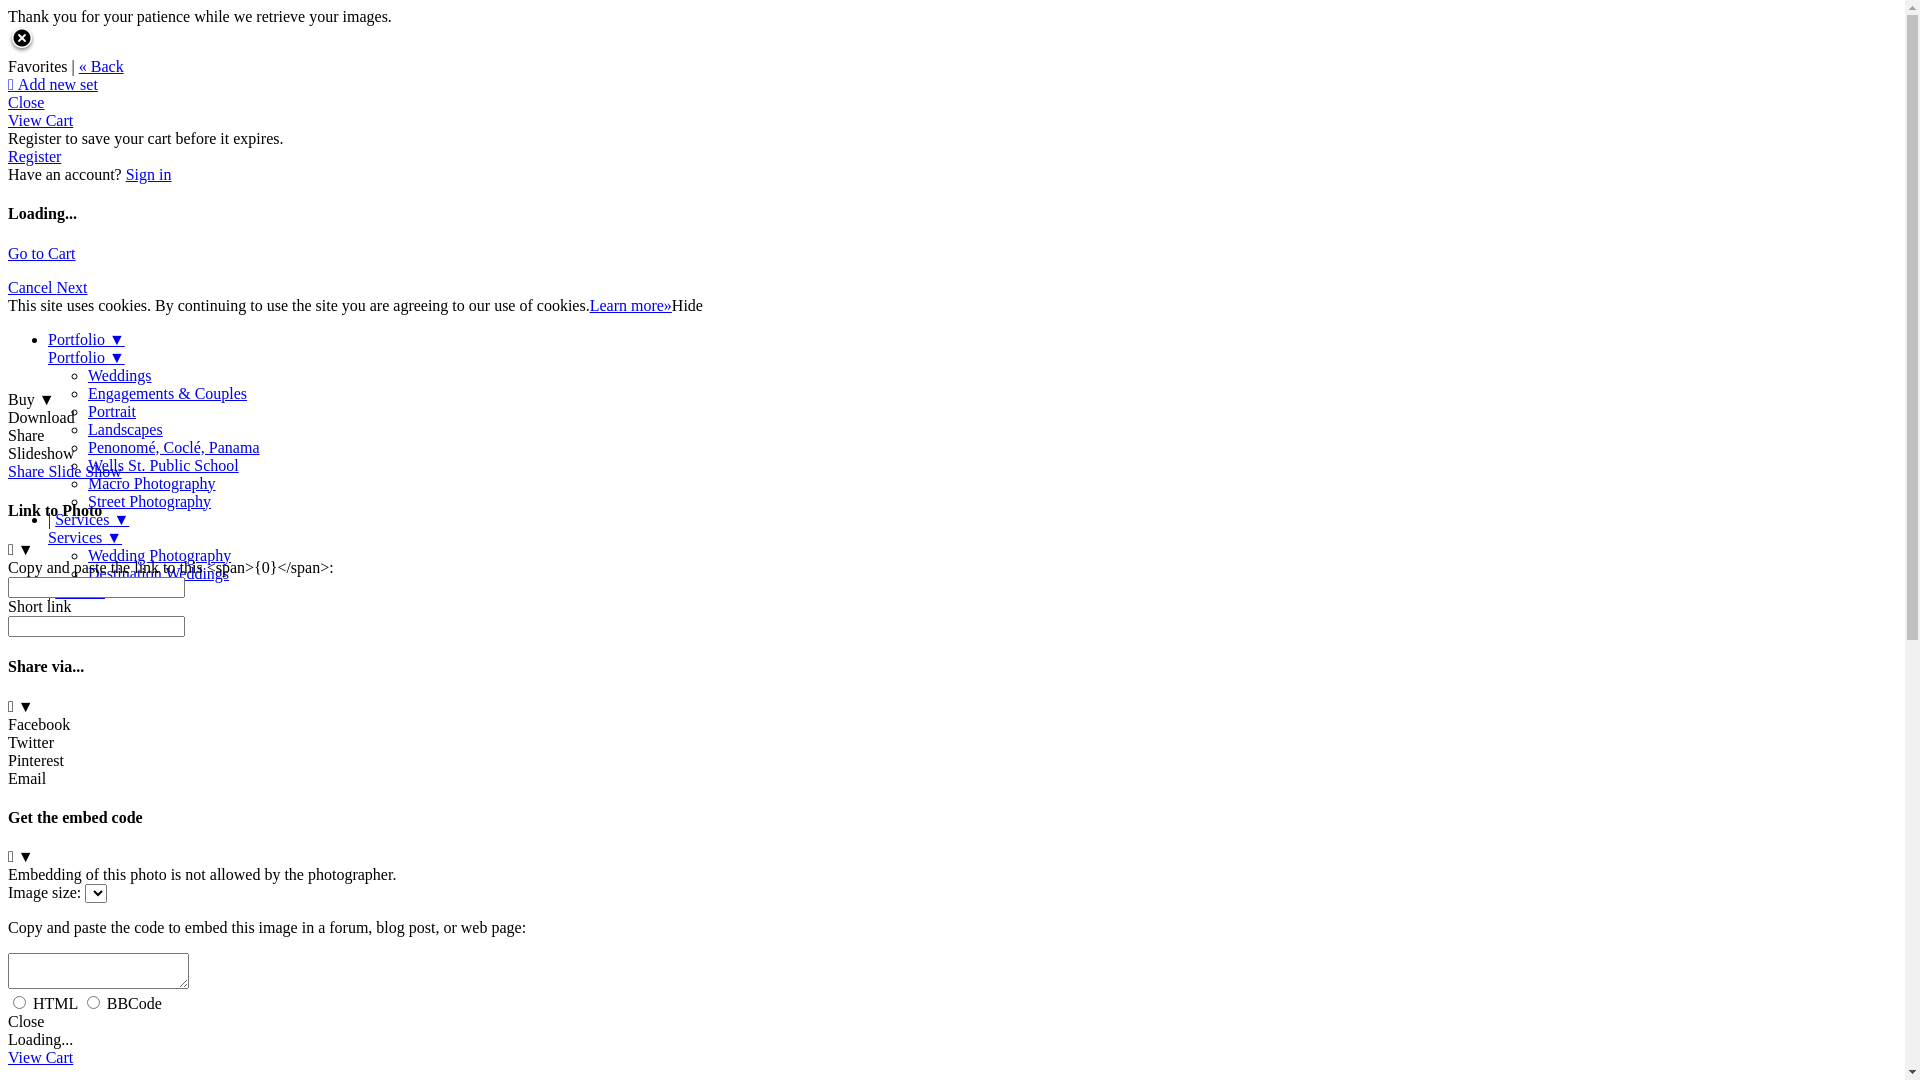  I want to click on 'Engagements & Couples', so click(167, 393).